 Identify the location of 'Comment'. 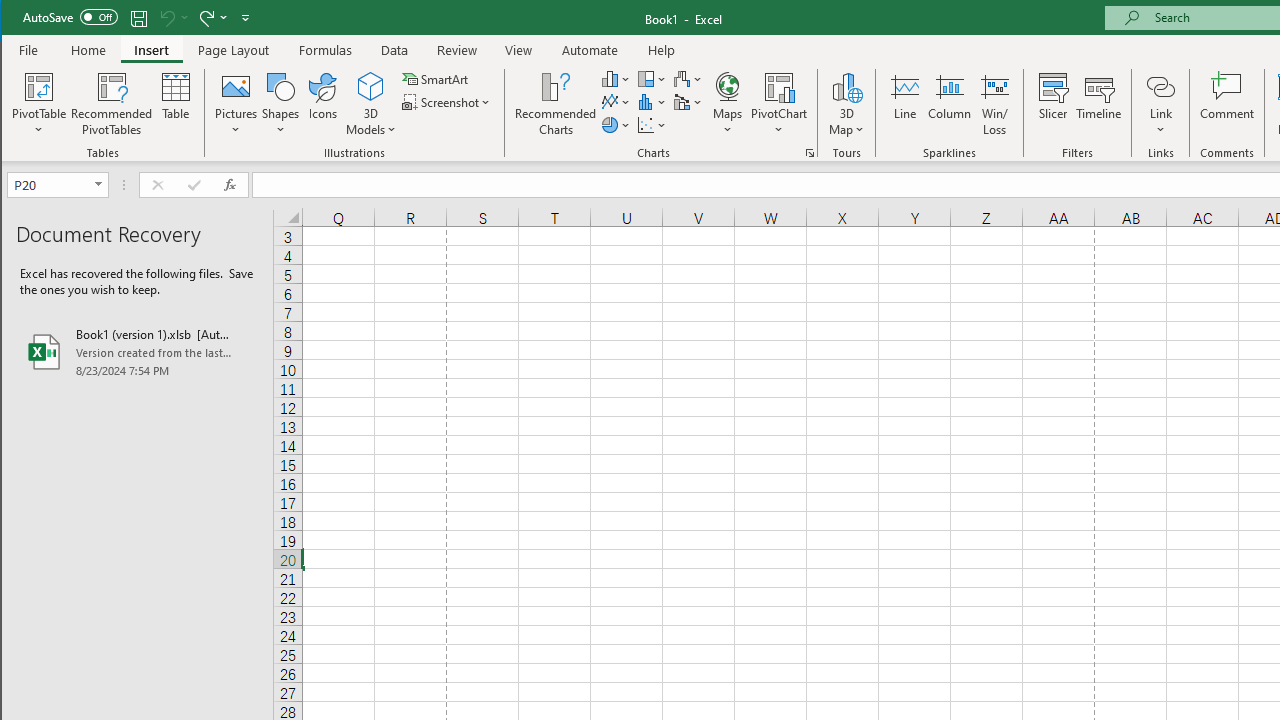
(1226, 104).